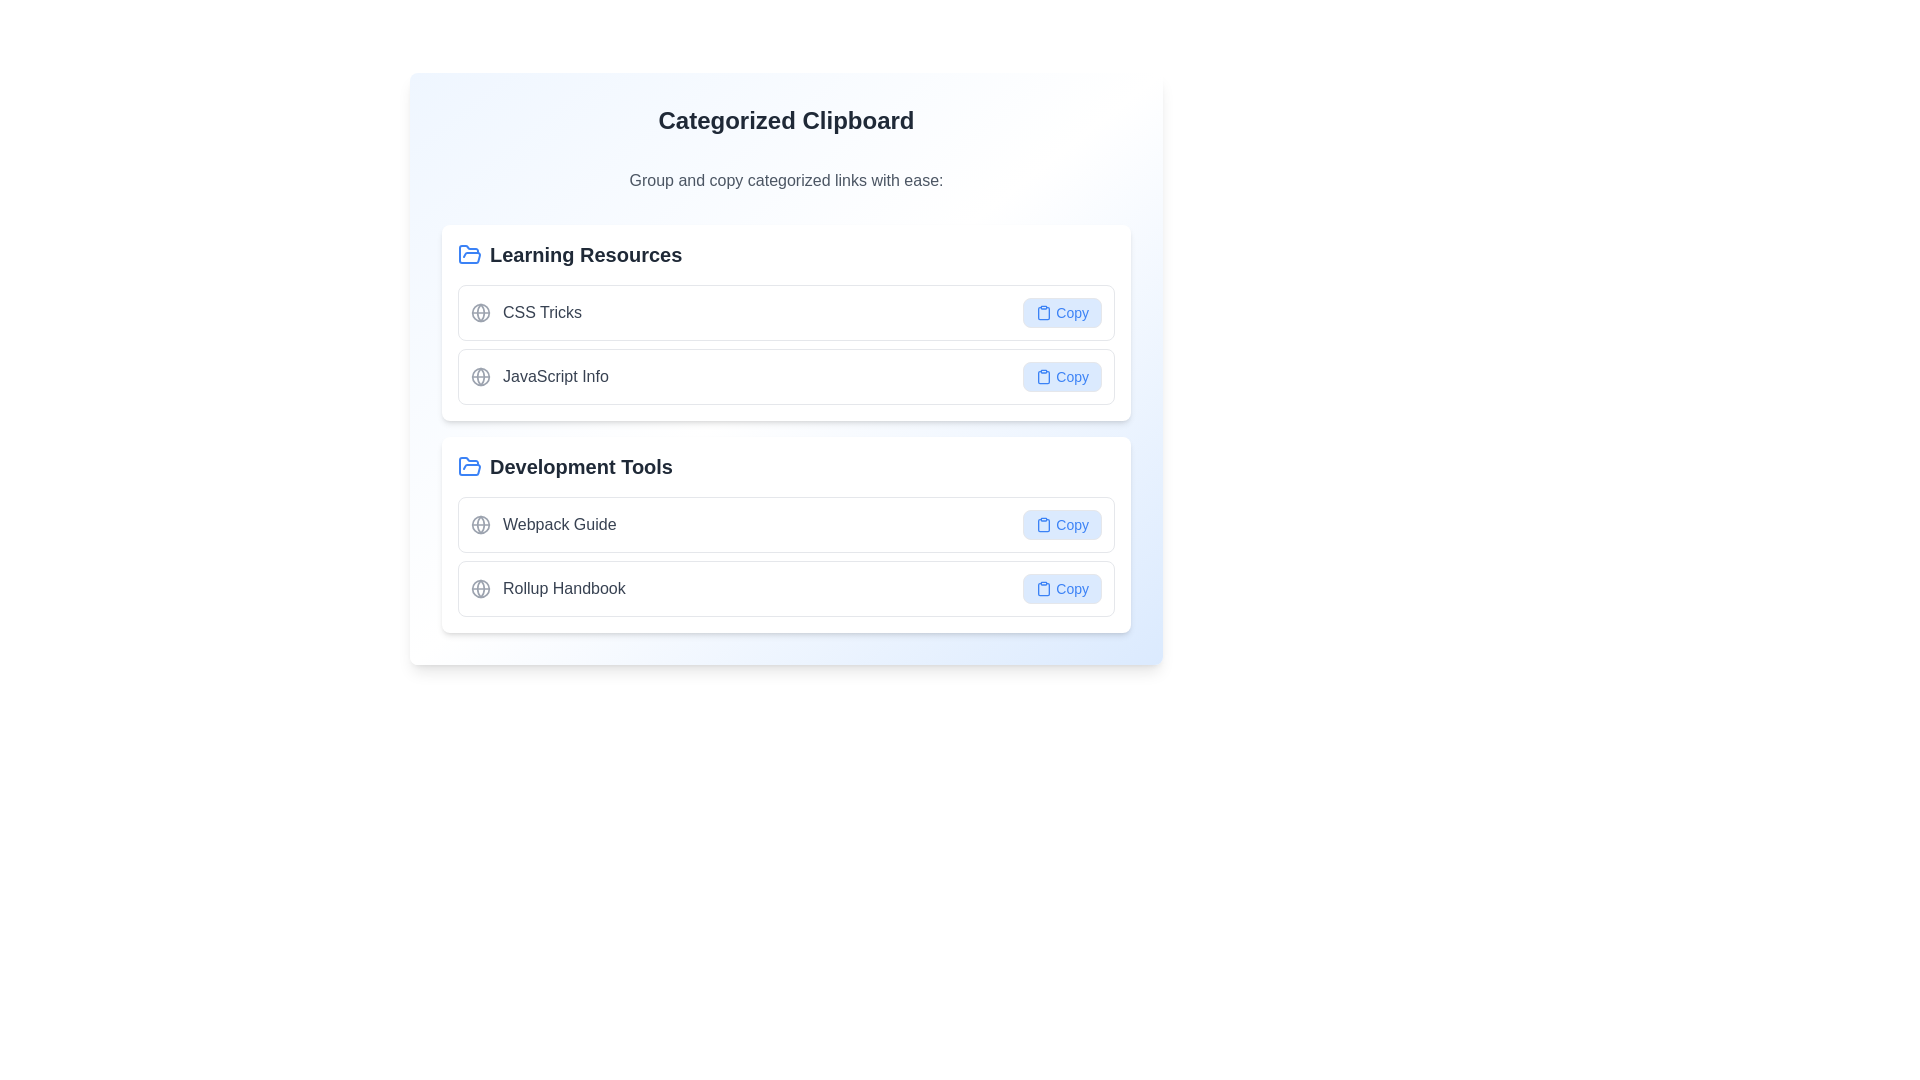  Describe the element at coordinates (1061, 377) in the screenshot. I see `the 'Copy' button with a light blue background and blue text, which is located in the 'Learning Resources' section, to copy the associated text` at that location.